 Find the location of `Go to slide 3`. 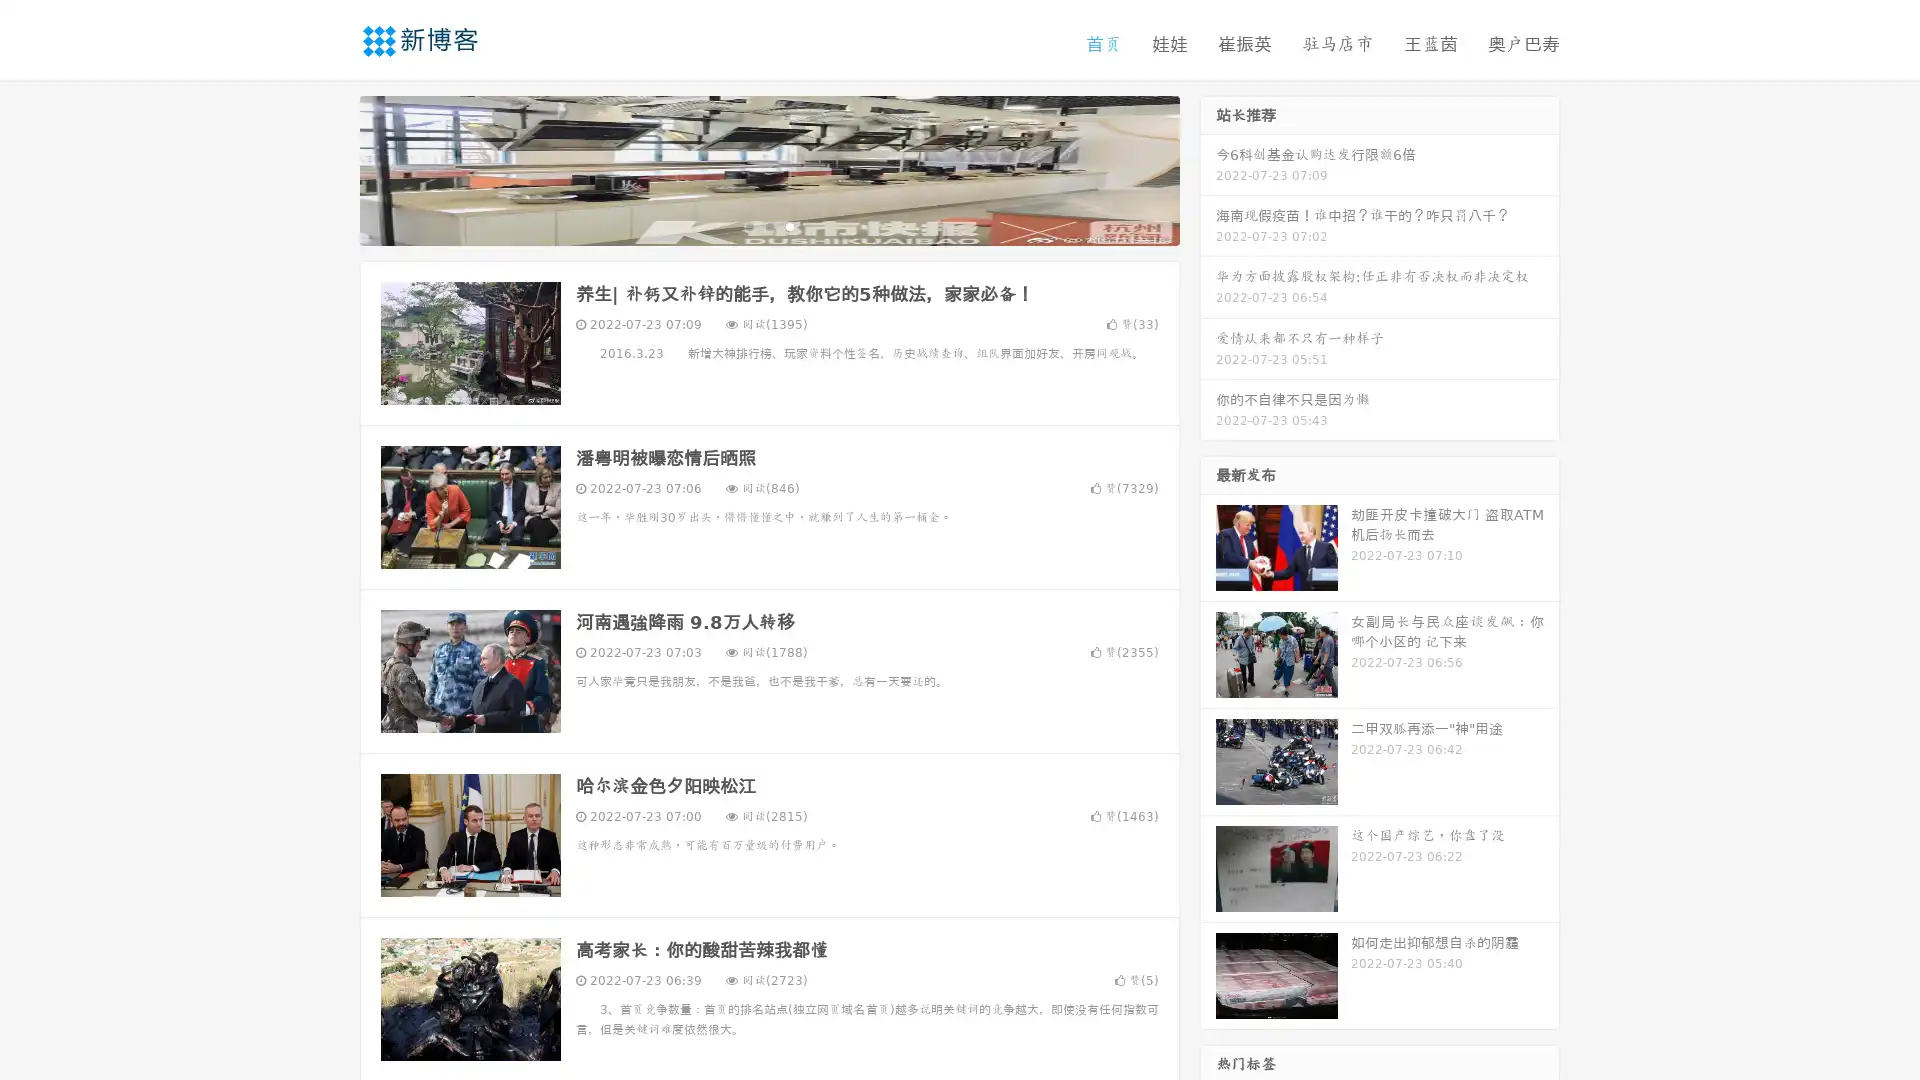

Go to slide 3 is located at coordinates (789, 225).